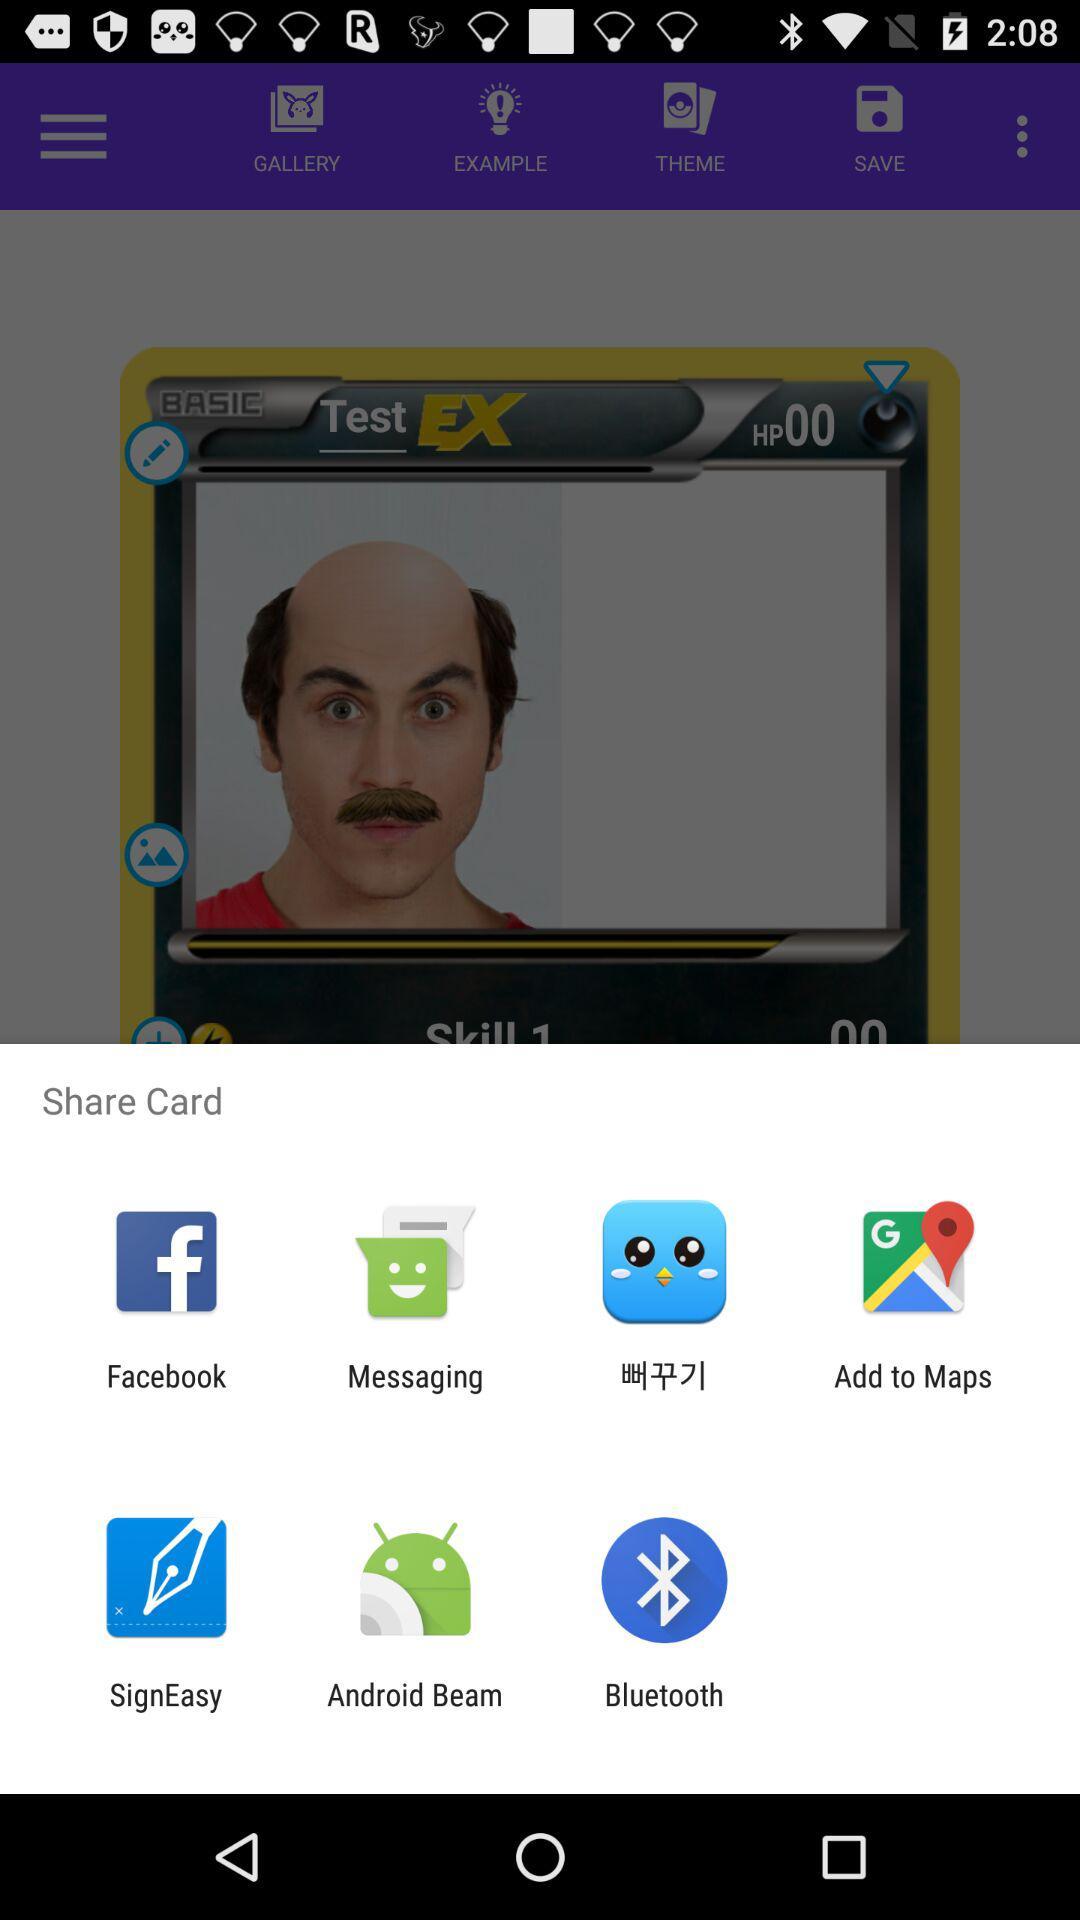 Image resolution: width=1080 pixels, height=1920 pixels. Describe the element at coordinates (414, 1711) in the screenshot. I see `the item to the right of the signeasy app` at that location.